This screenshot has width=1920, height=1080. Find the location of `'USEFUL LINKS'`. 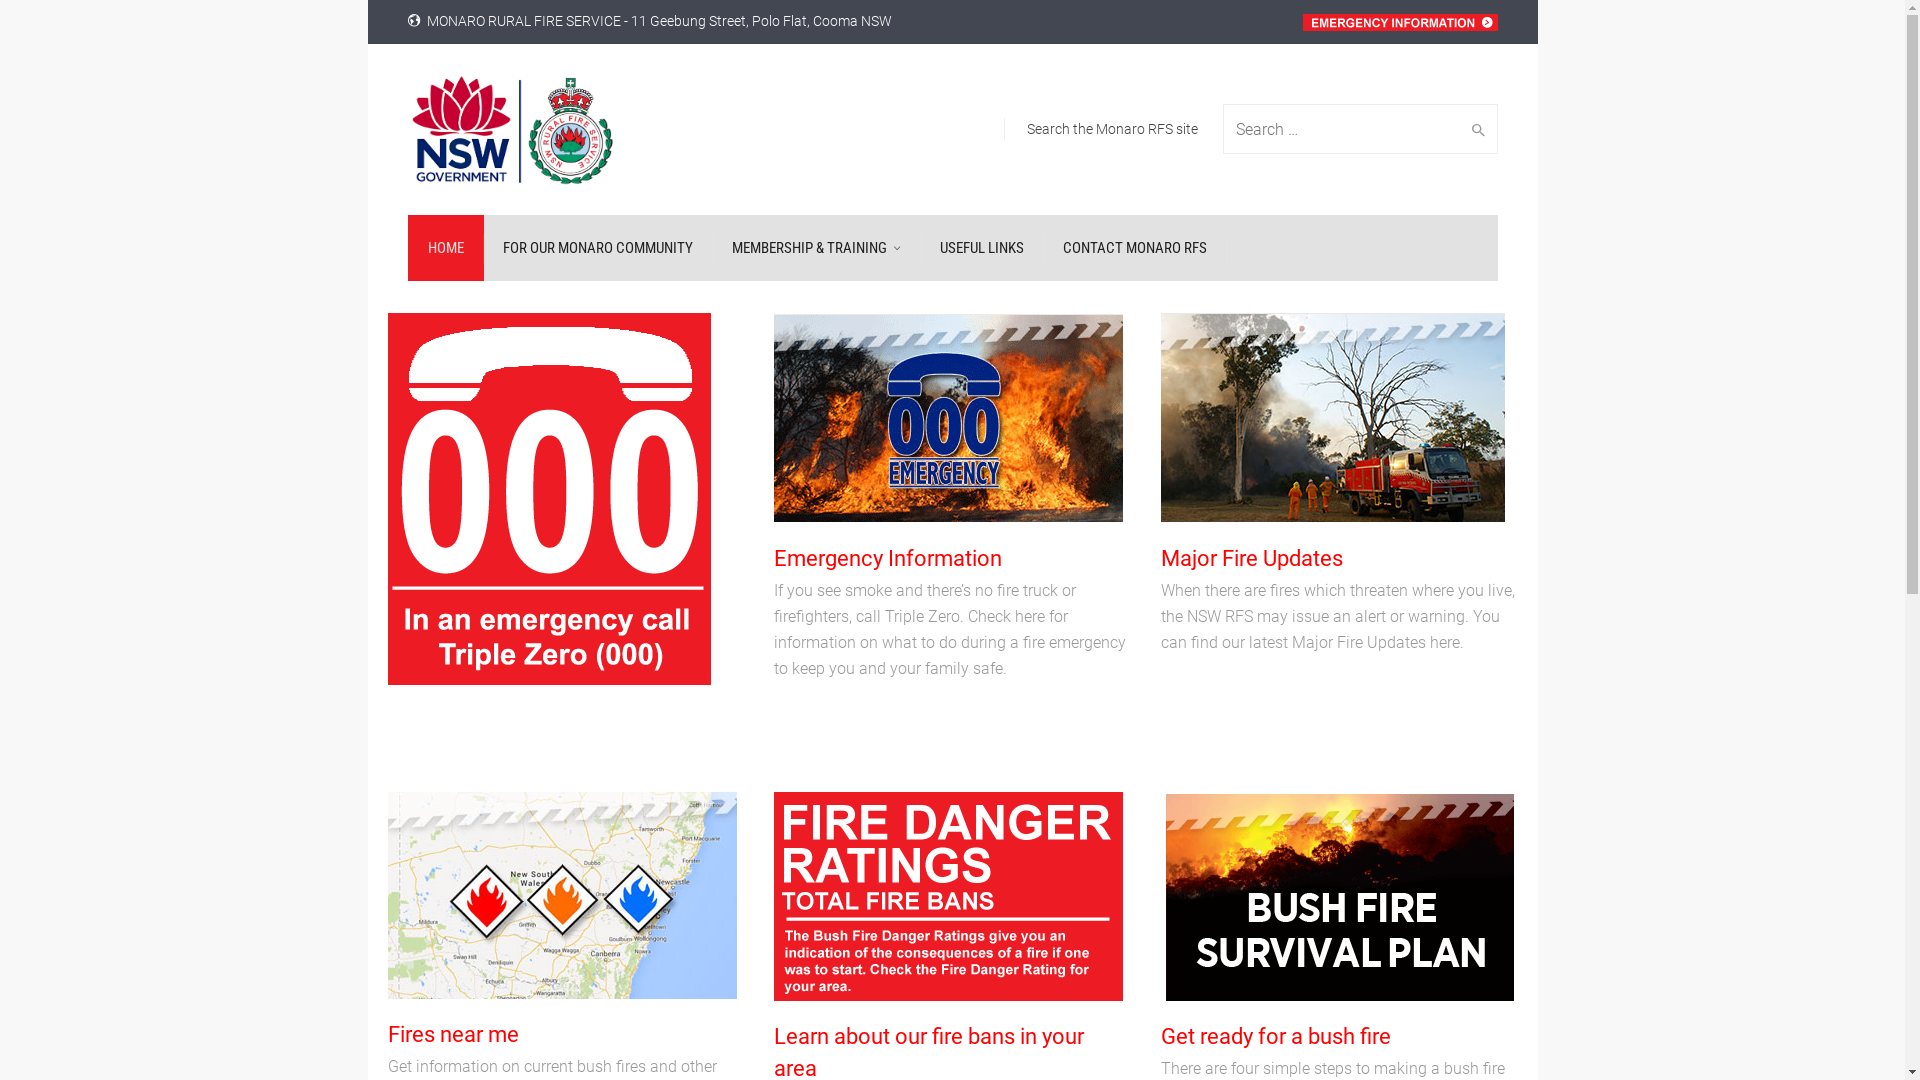

'USEFUL LINKS' is located at coordinates (982, 246).